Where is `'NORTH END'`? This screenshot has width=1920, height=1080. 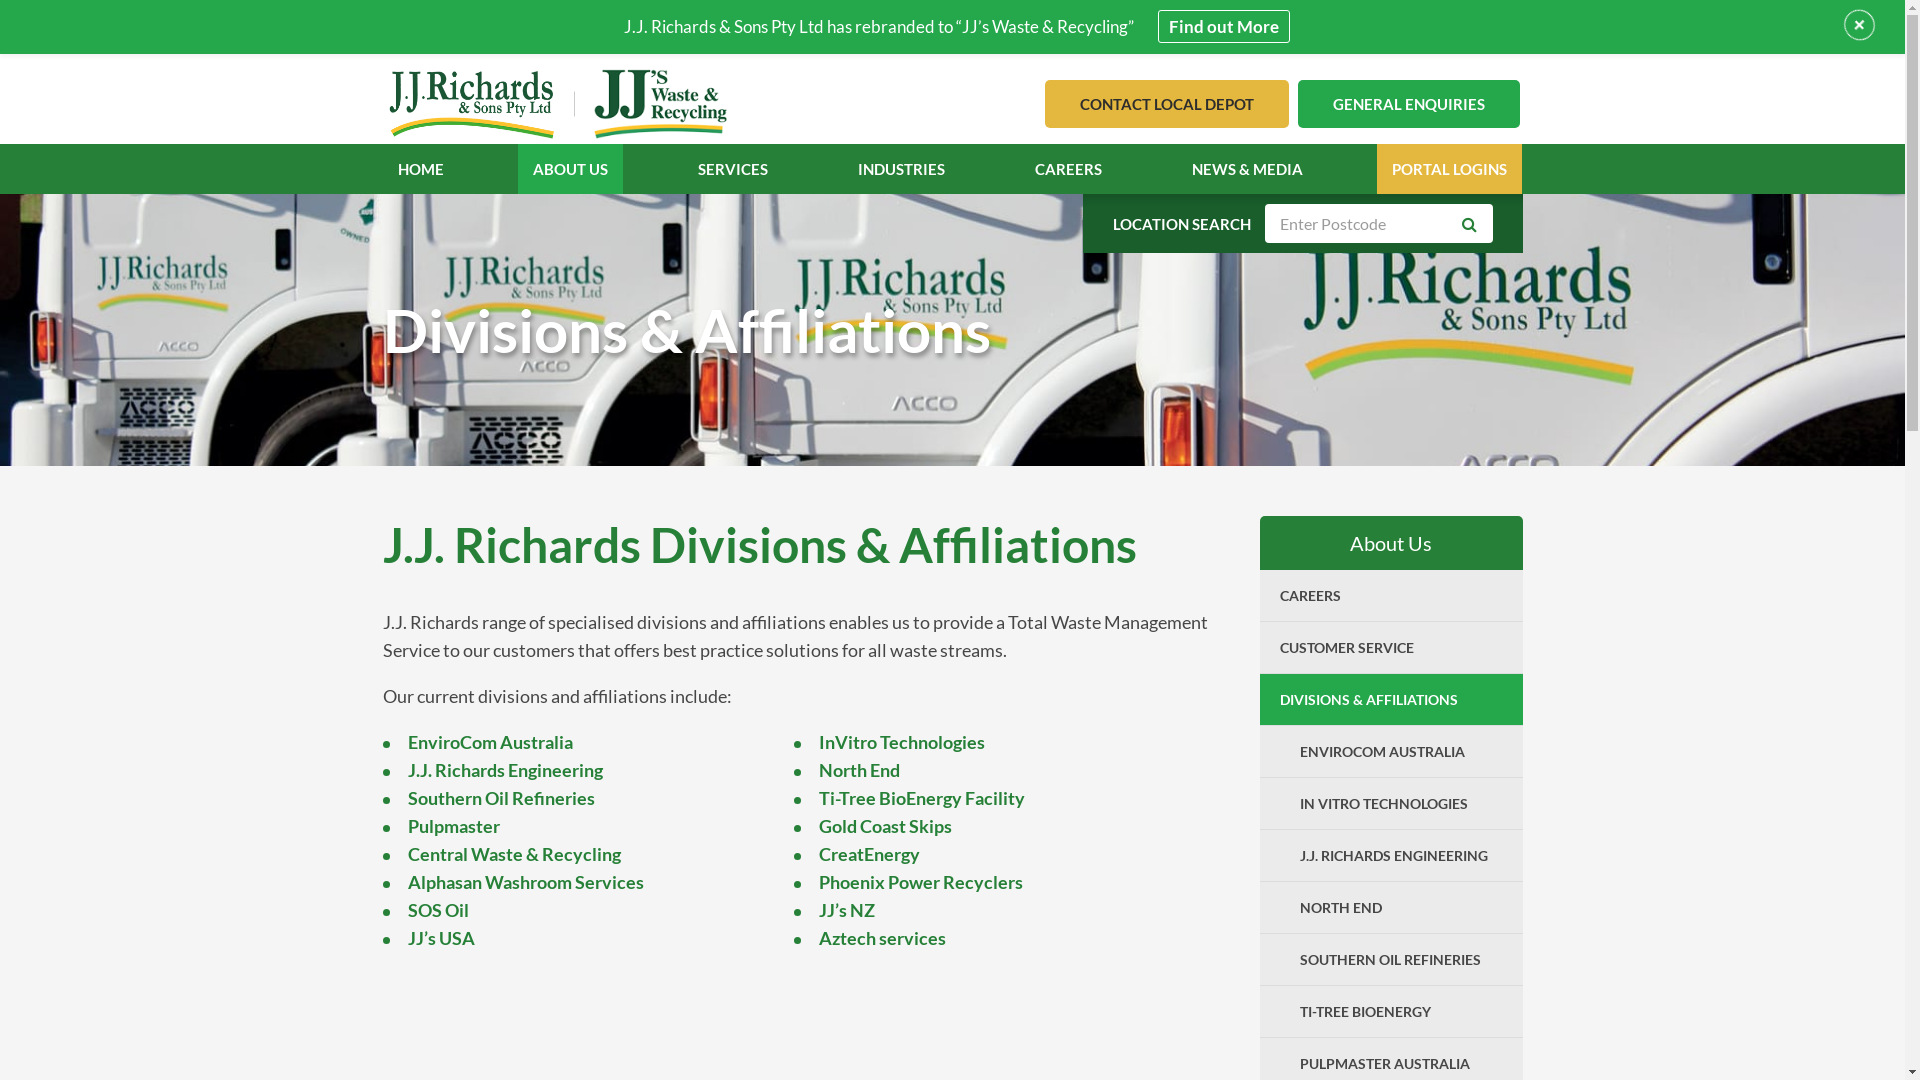 'NORTH END' is located at coordinates (1400, 907).